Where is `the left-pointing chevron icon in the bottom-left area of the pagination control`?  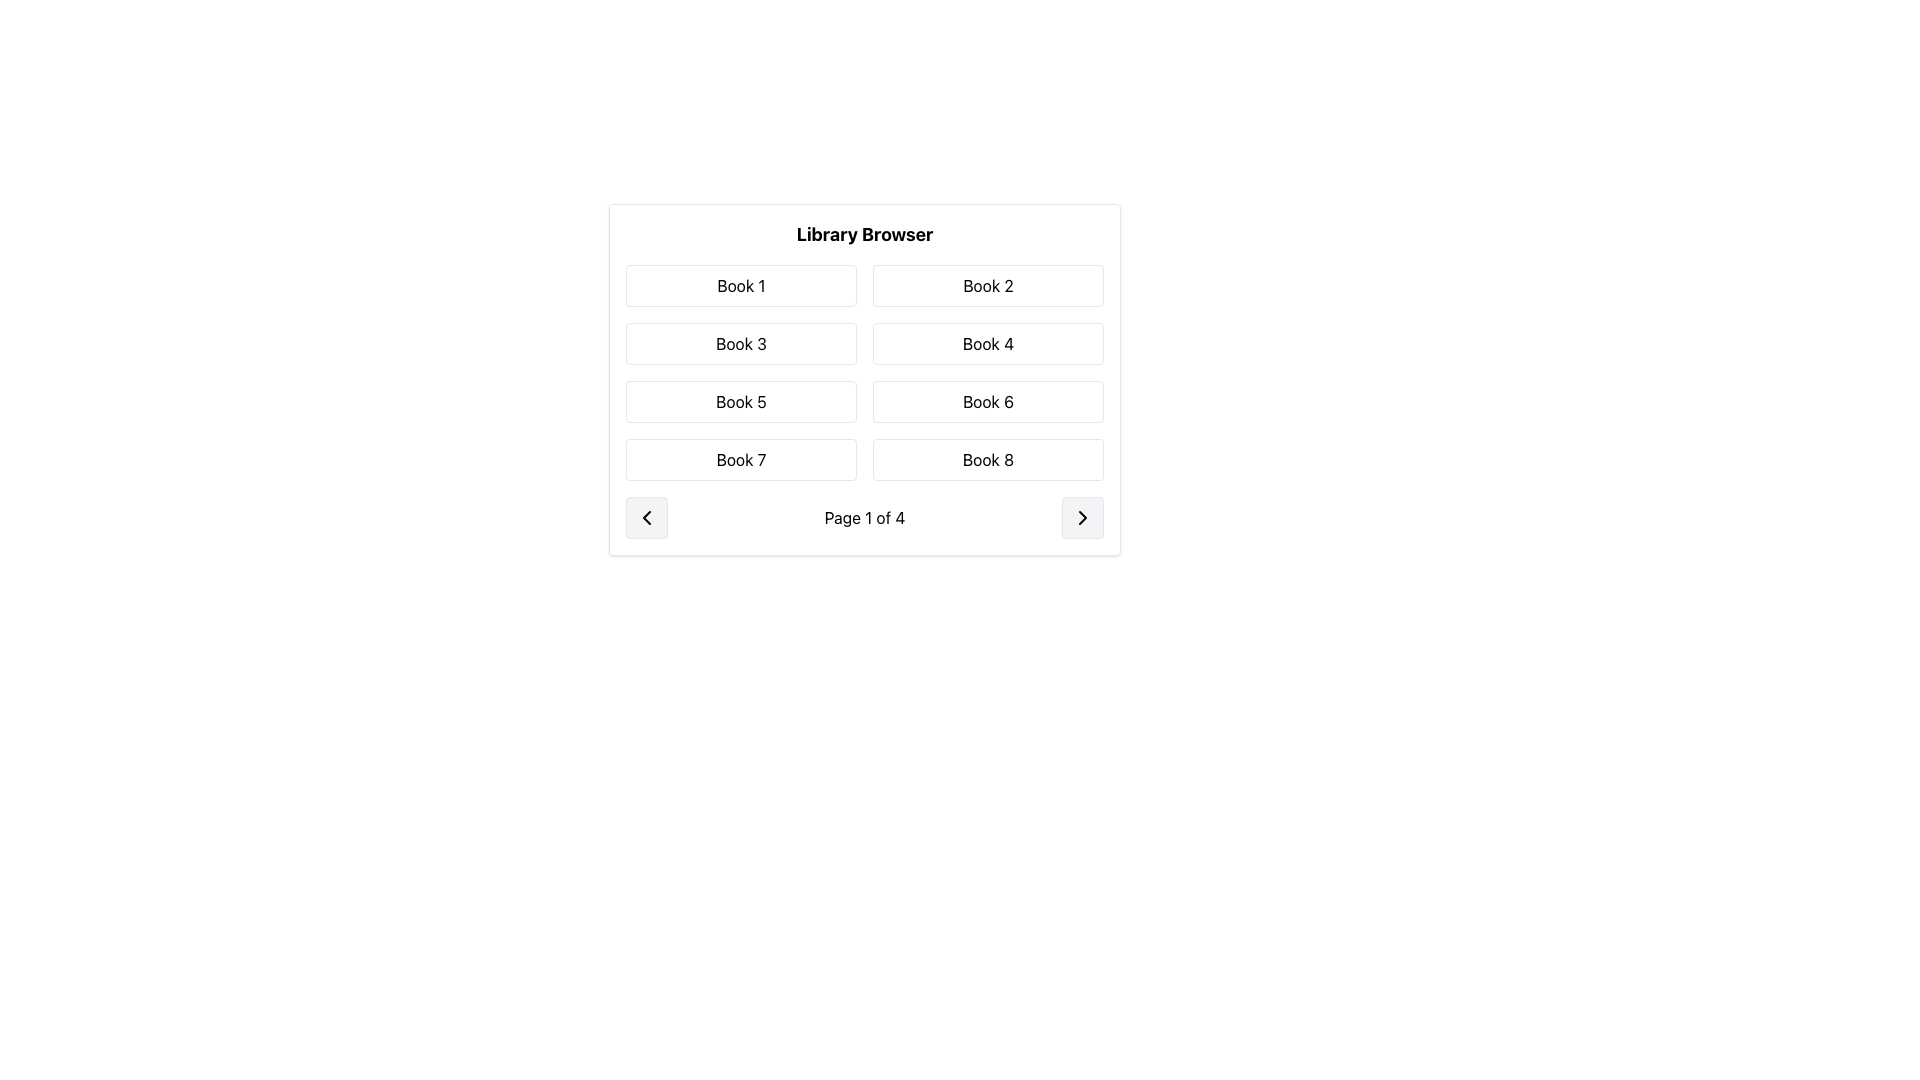
the left-pointing chevron icon in the bottom-left area of the pagination control is located at coordinates (647, 516).